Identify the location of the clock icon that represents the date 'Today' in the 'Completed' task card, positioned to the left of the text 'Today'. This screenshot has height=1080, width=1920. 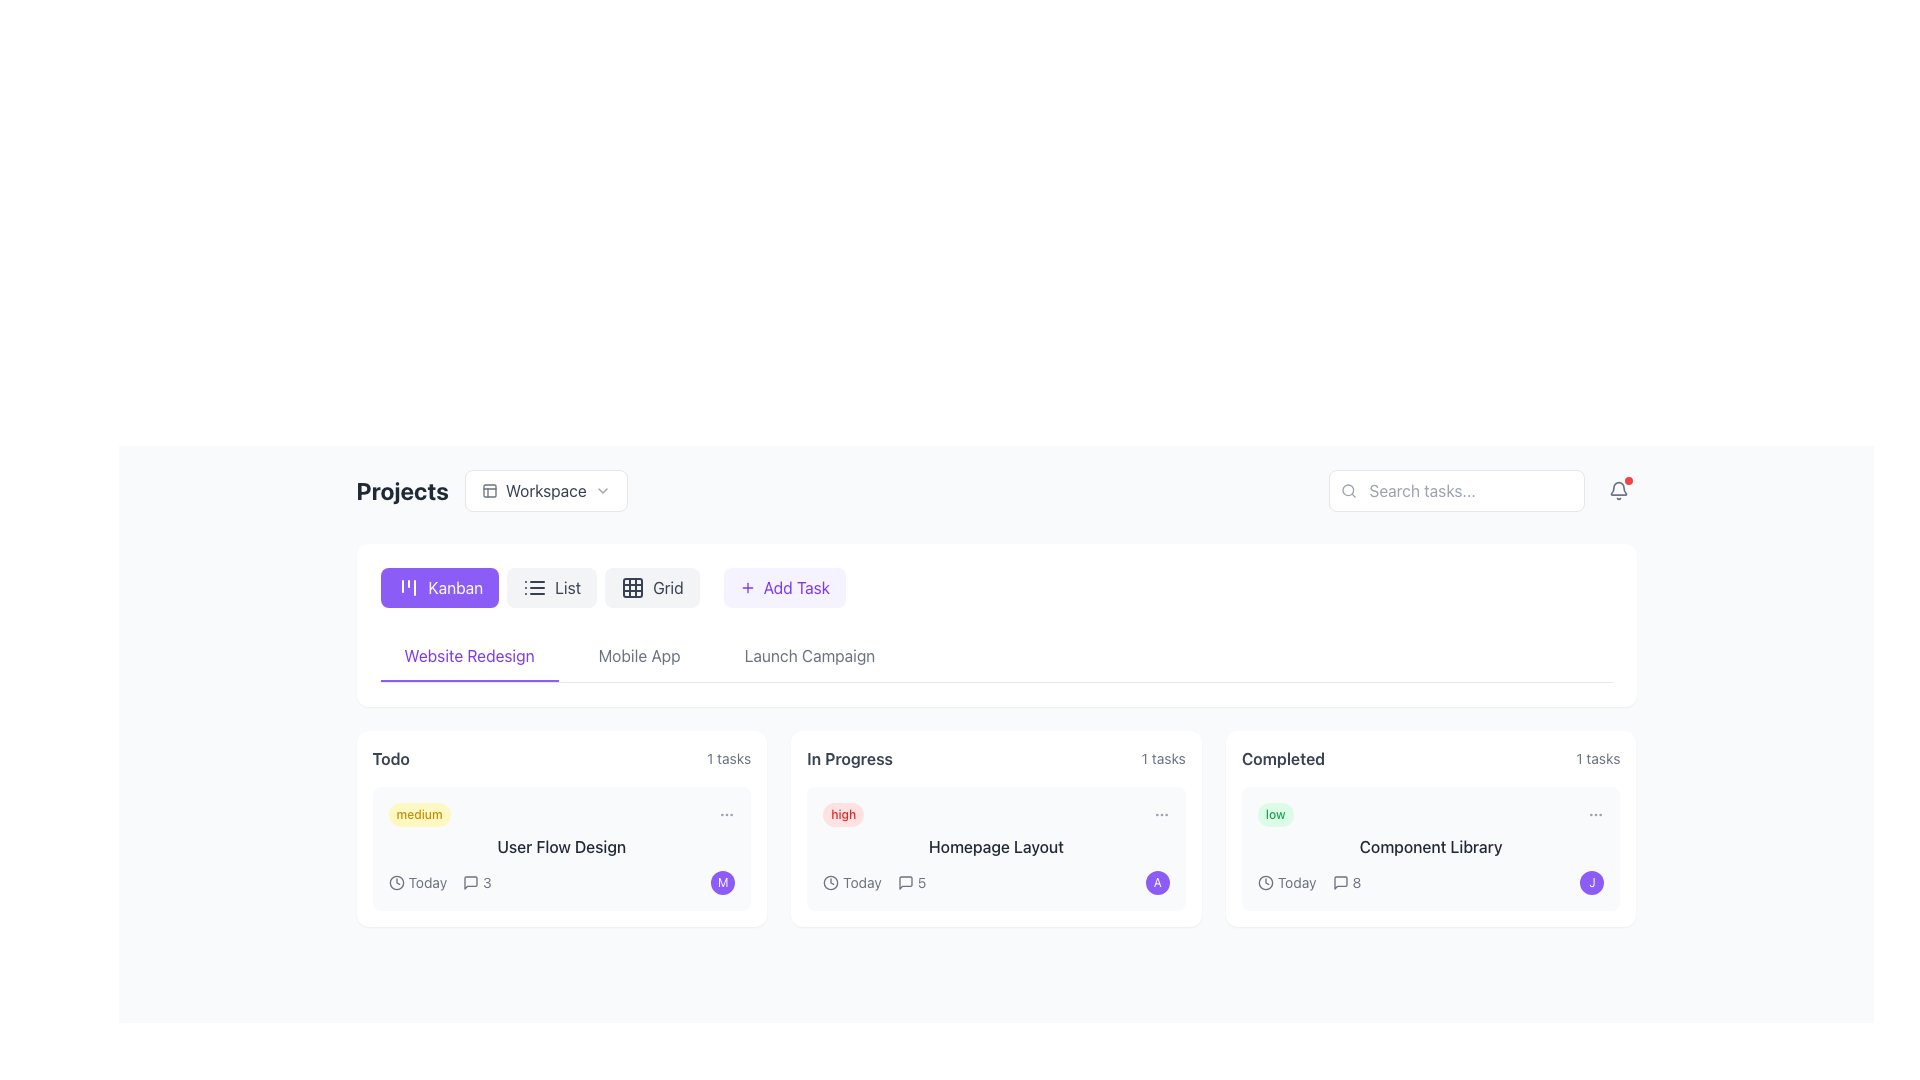
(1264, 882).